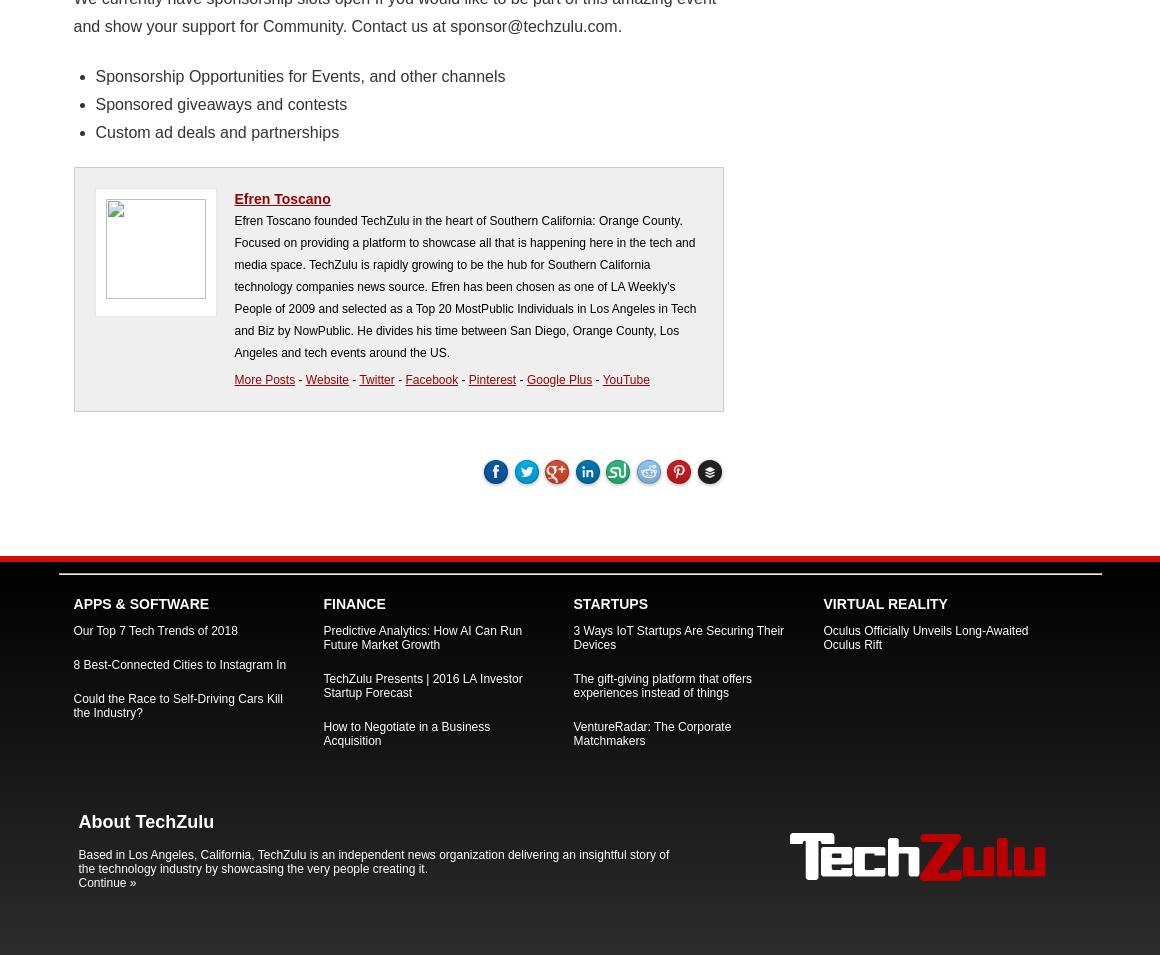 This screenshot has width=1160, height=955. Describe the element at coordinates (436, 468) in the screenshot. I see `'3'` at that location.